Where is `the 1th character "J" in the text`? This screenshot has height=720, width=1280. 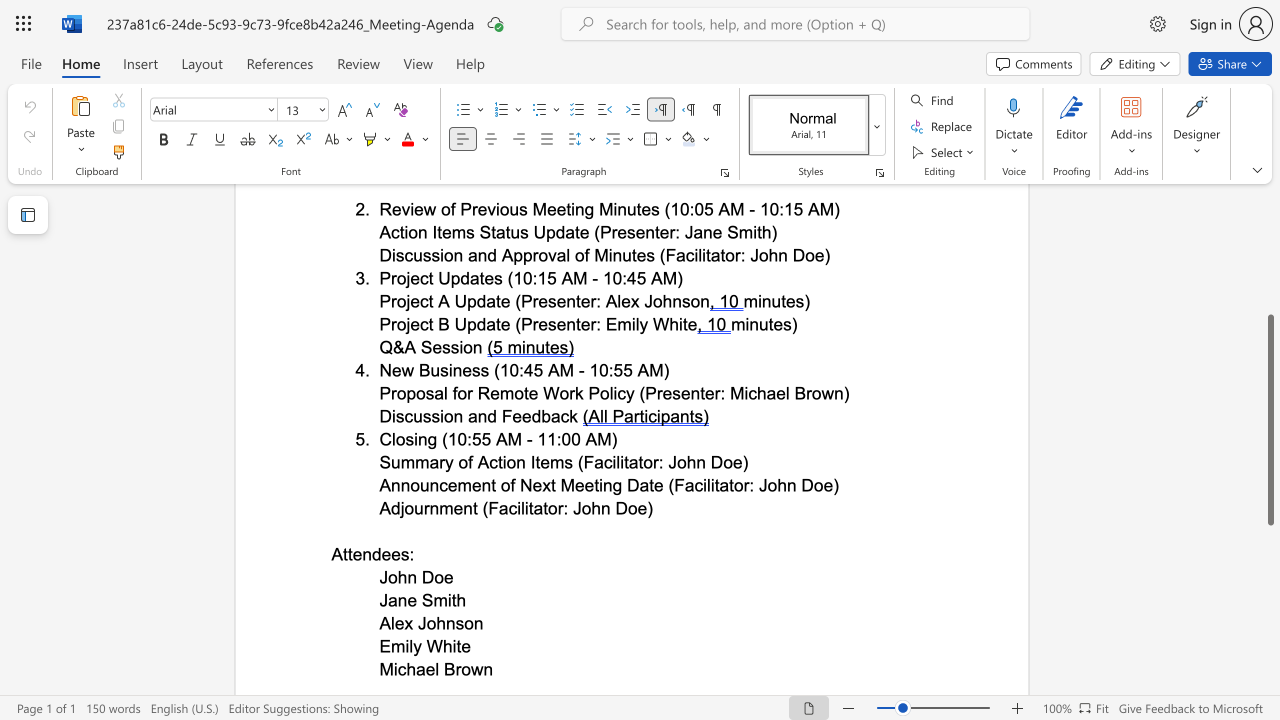 the 1th character "J" in the text is located at coordinates (383, 599).